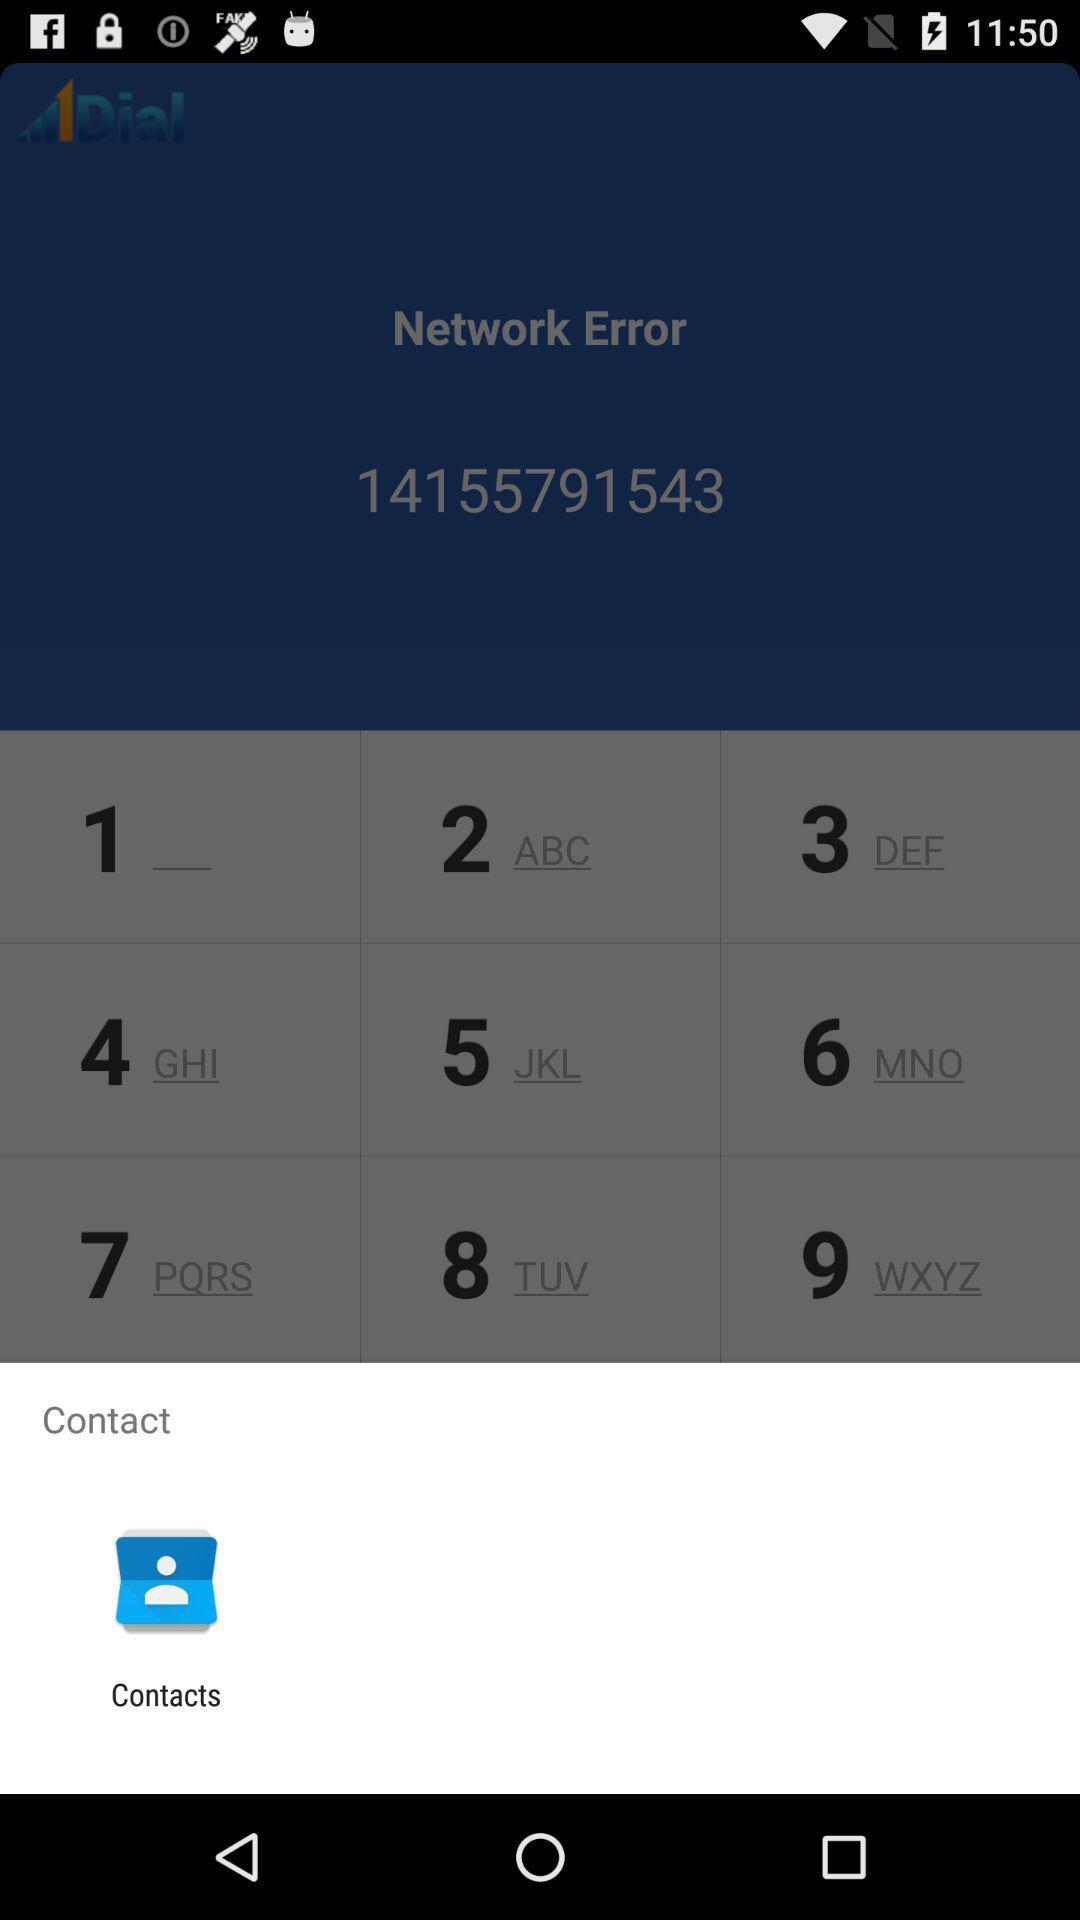  What do you see at coordinates (165, 1711) in the screenshot?
I see `contacts` at bounding box center [165, 1711].